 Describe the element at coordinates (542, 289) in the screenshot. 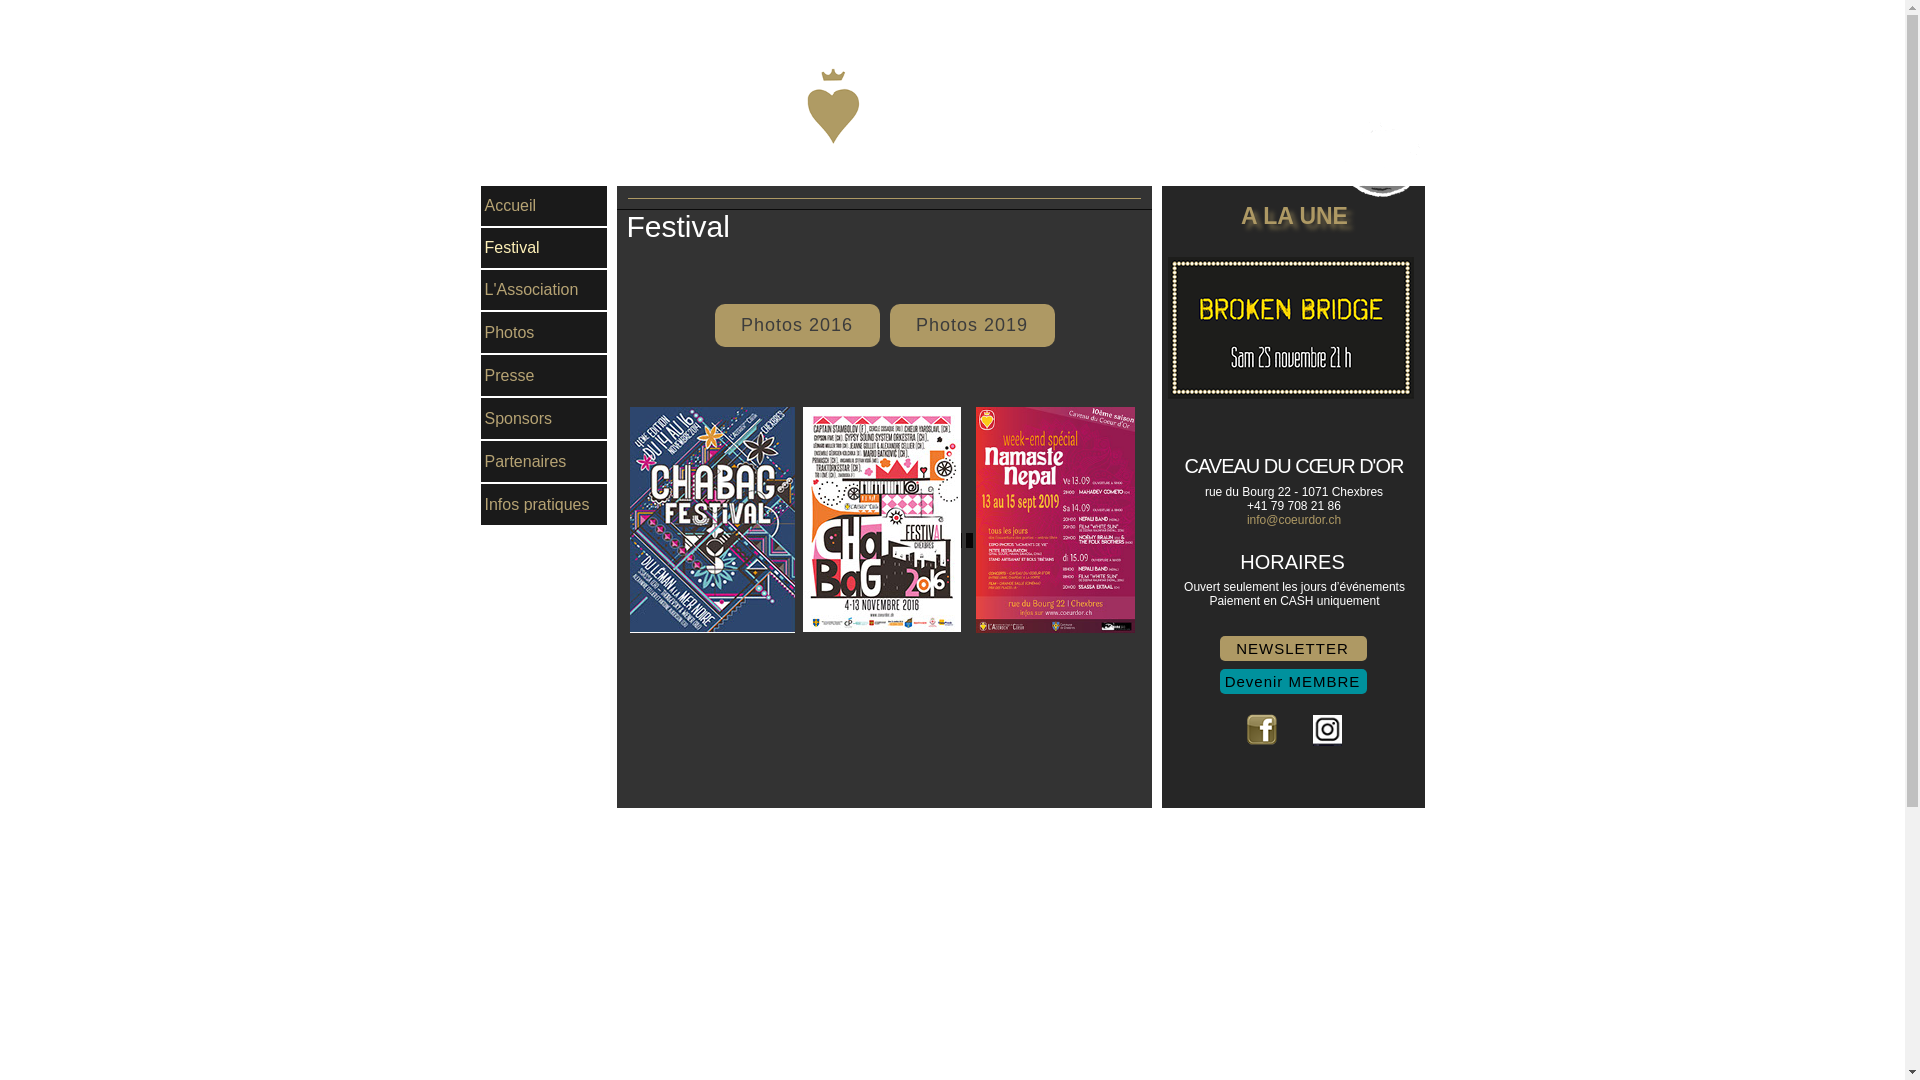

I see `'L'Association'` at that location.